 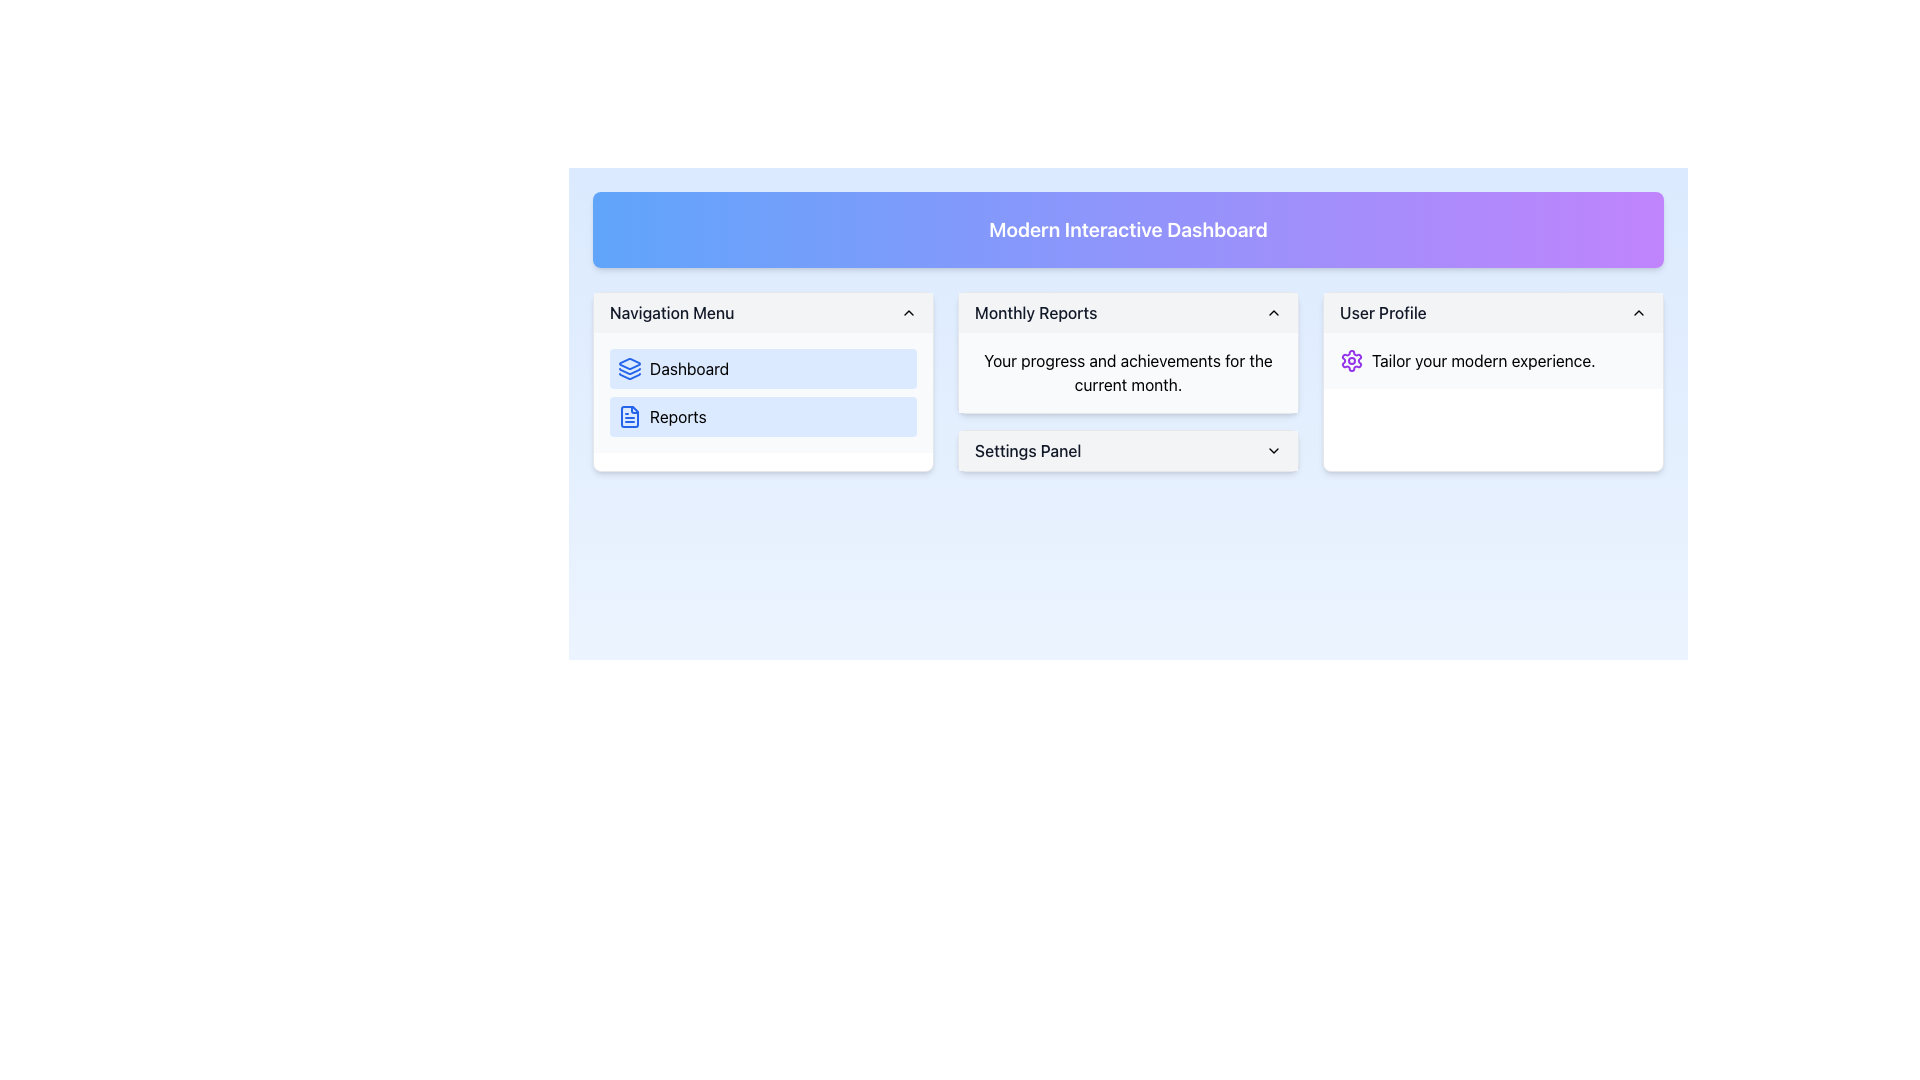 I want to click on the 'Dashboard' link located within the 'Navigation Menu' card, so click(x=762, y=381).